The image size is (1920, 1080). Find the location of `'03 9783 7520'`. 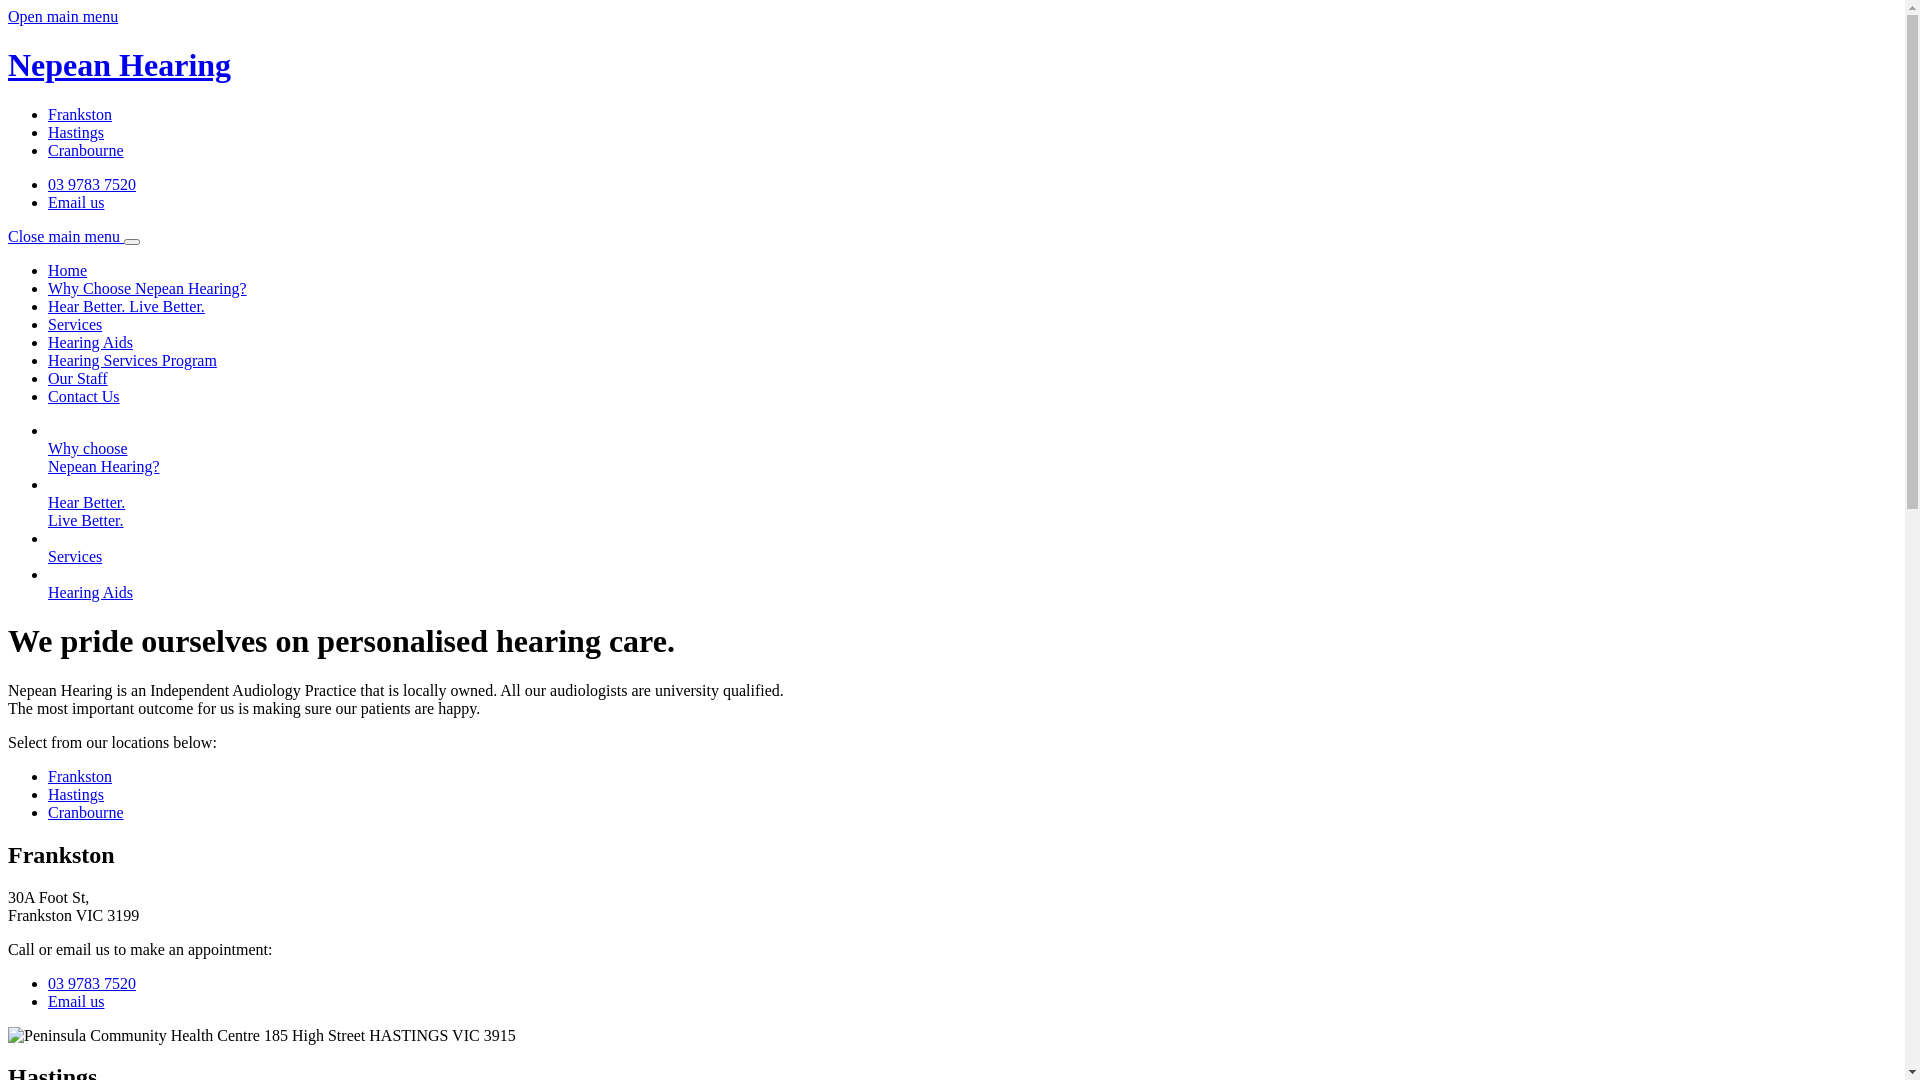

'03 9783 7520' is located at coordinates (90, 184).